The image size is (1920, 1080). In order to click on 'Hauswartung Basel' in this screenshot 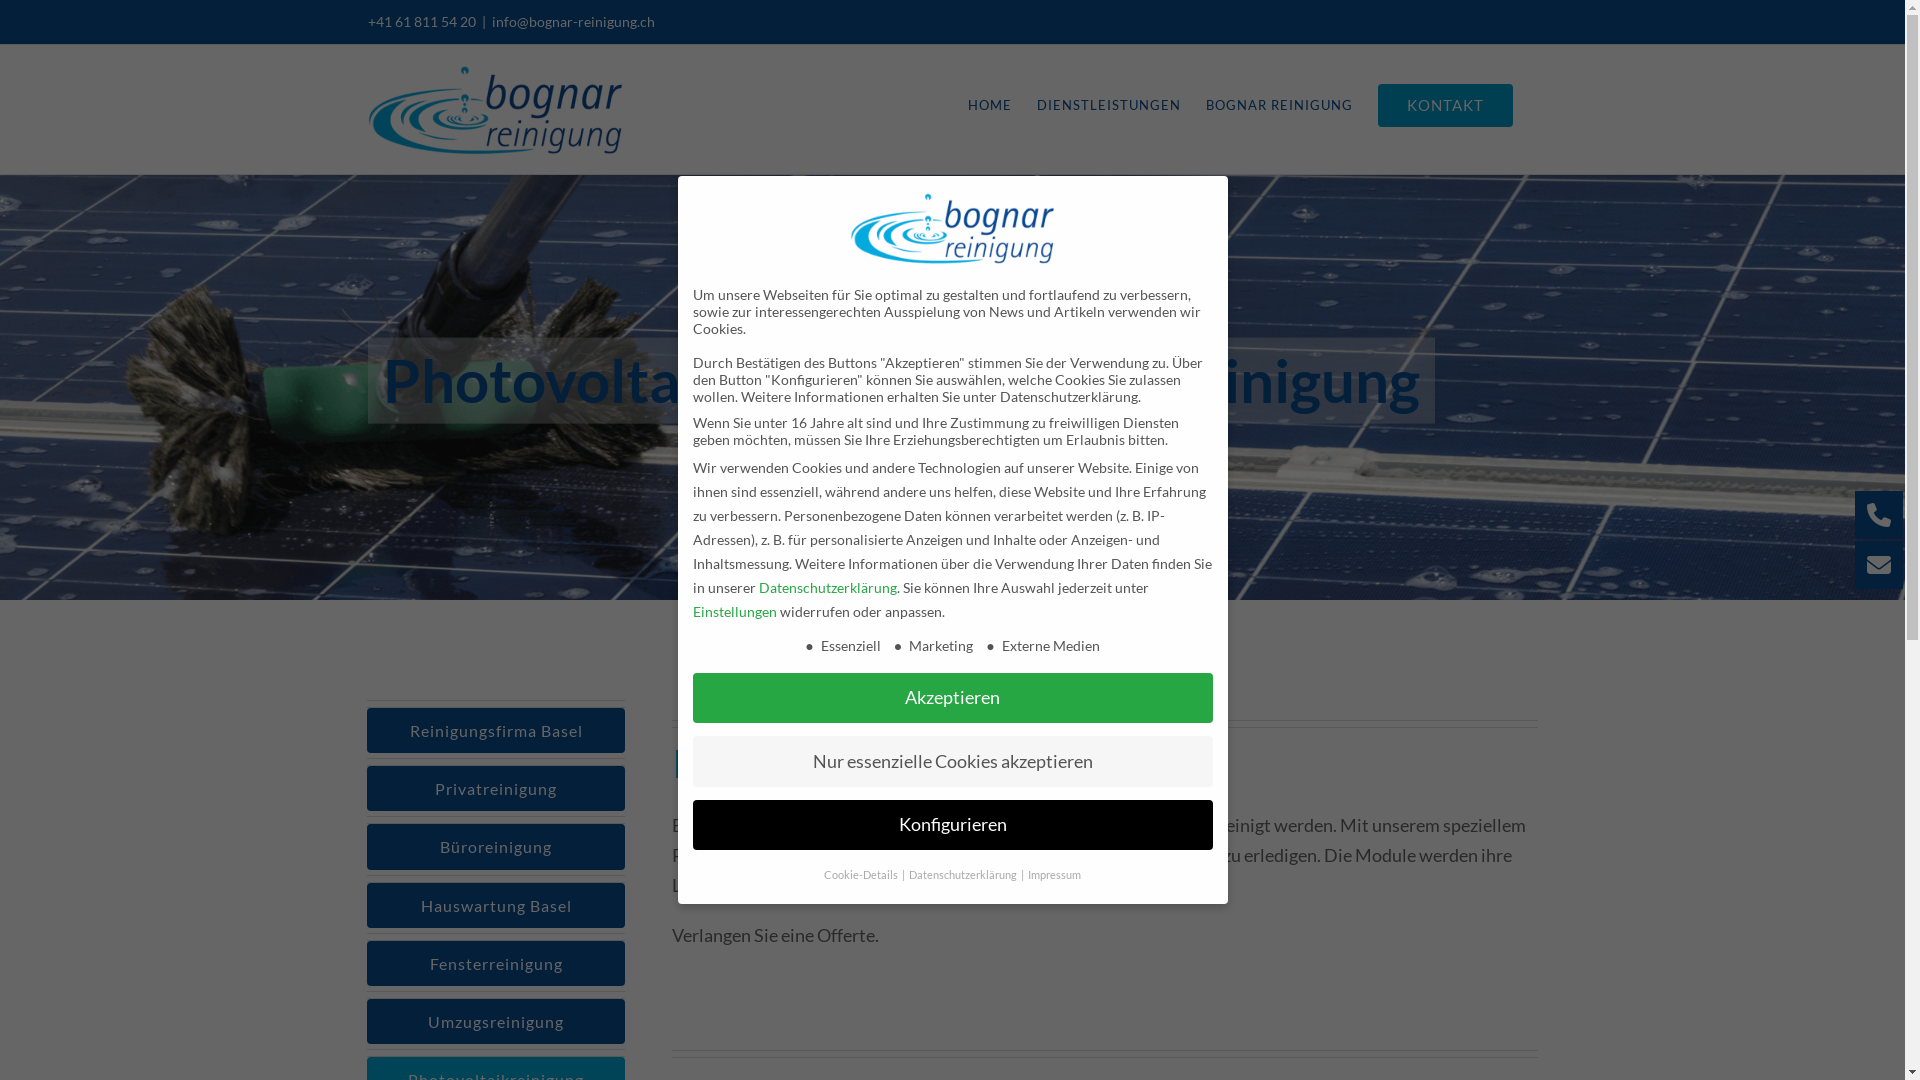, I will do `click(495, 905)`.